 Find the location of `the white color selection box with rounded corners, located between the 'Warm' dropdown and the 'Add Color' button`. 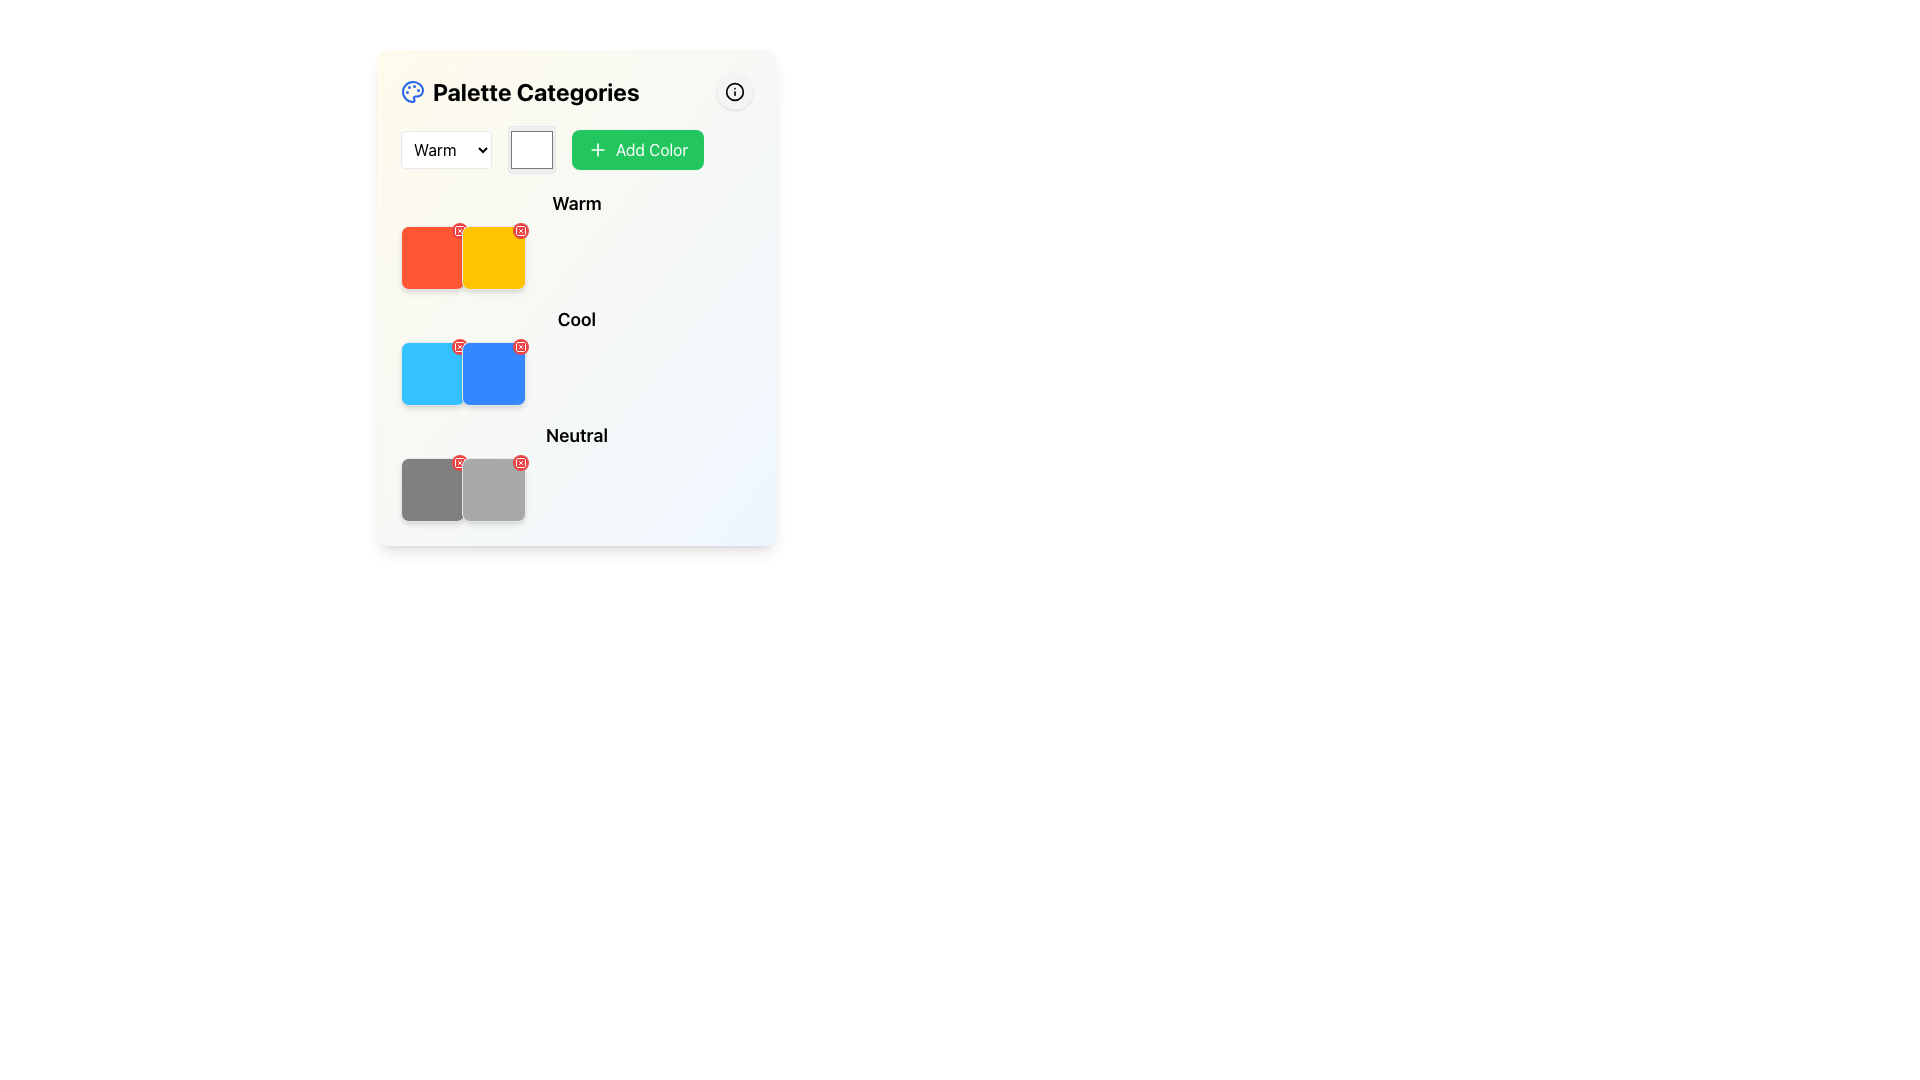

the white color selection box with rounded corners, located between the 'Warm' dropdown and the 'Add Color' button is located at coordinates (532, 149).